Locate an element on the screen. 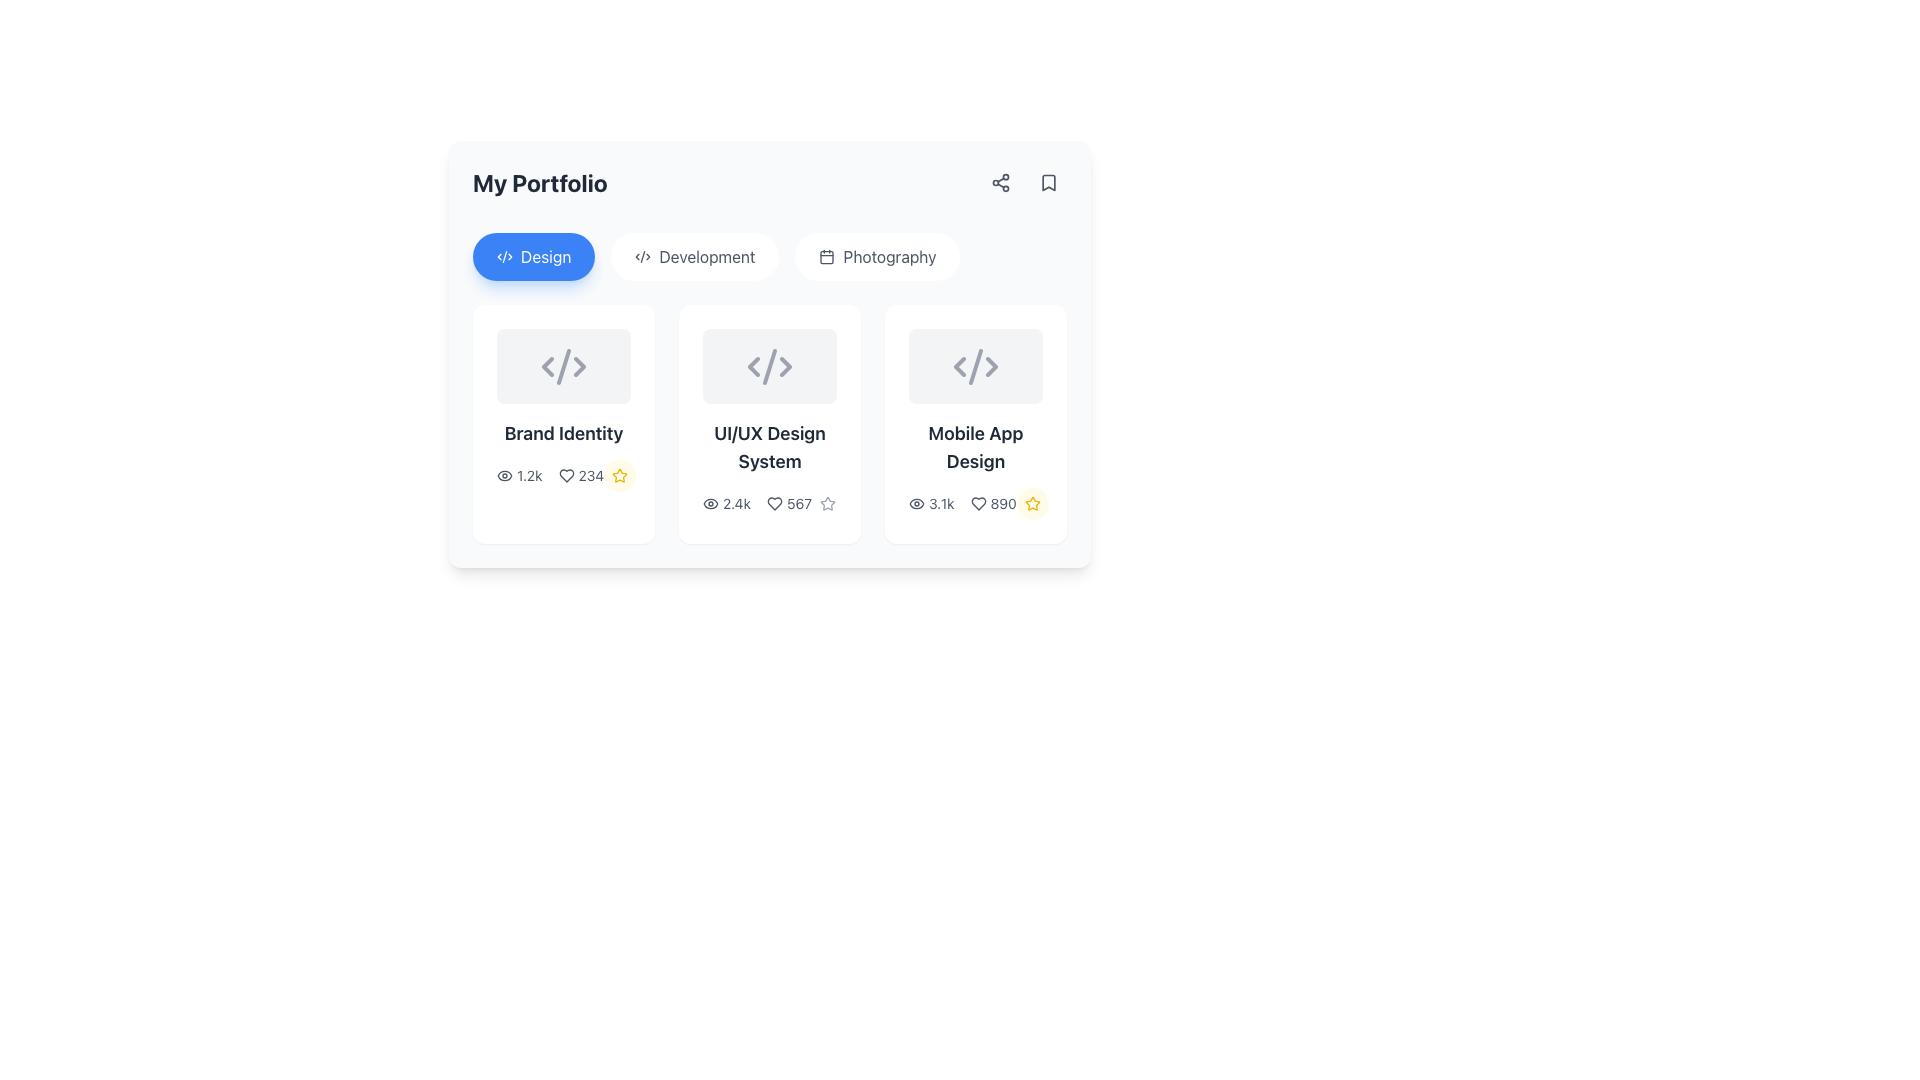  the heart-shaped icon used for registering likes, which is located within the 'Brand Identity' card, adjacent to the numeric text '234' is located at coordinates (565, 476).